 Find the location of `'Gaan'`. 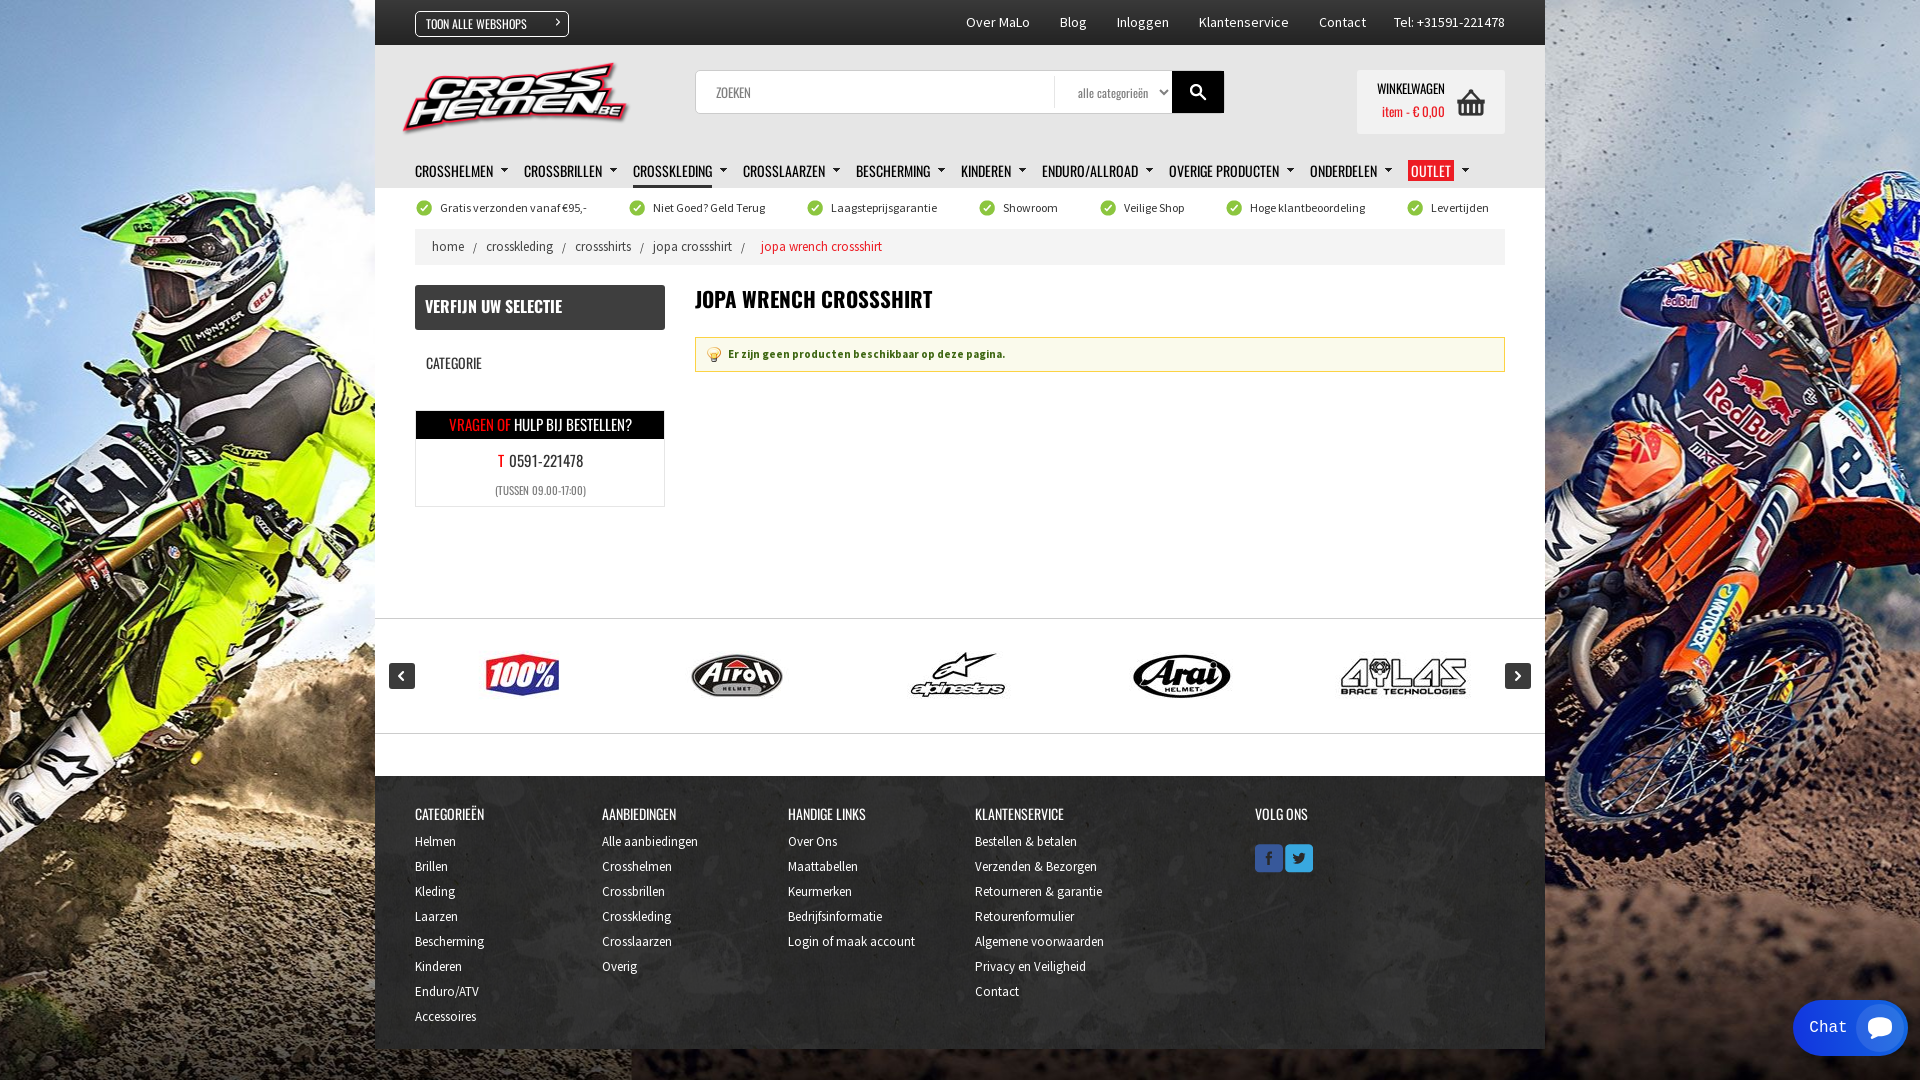

'Gaan' is located at coordinates (1198, 92).